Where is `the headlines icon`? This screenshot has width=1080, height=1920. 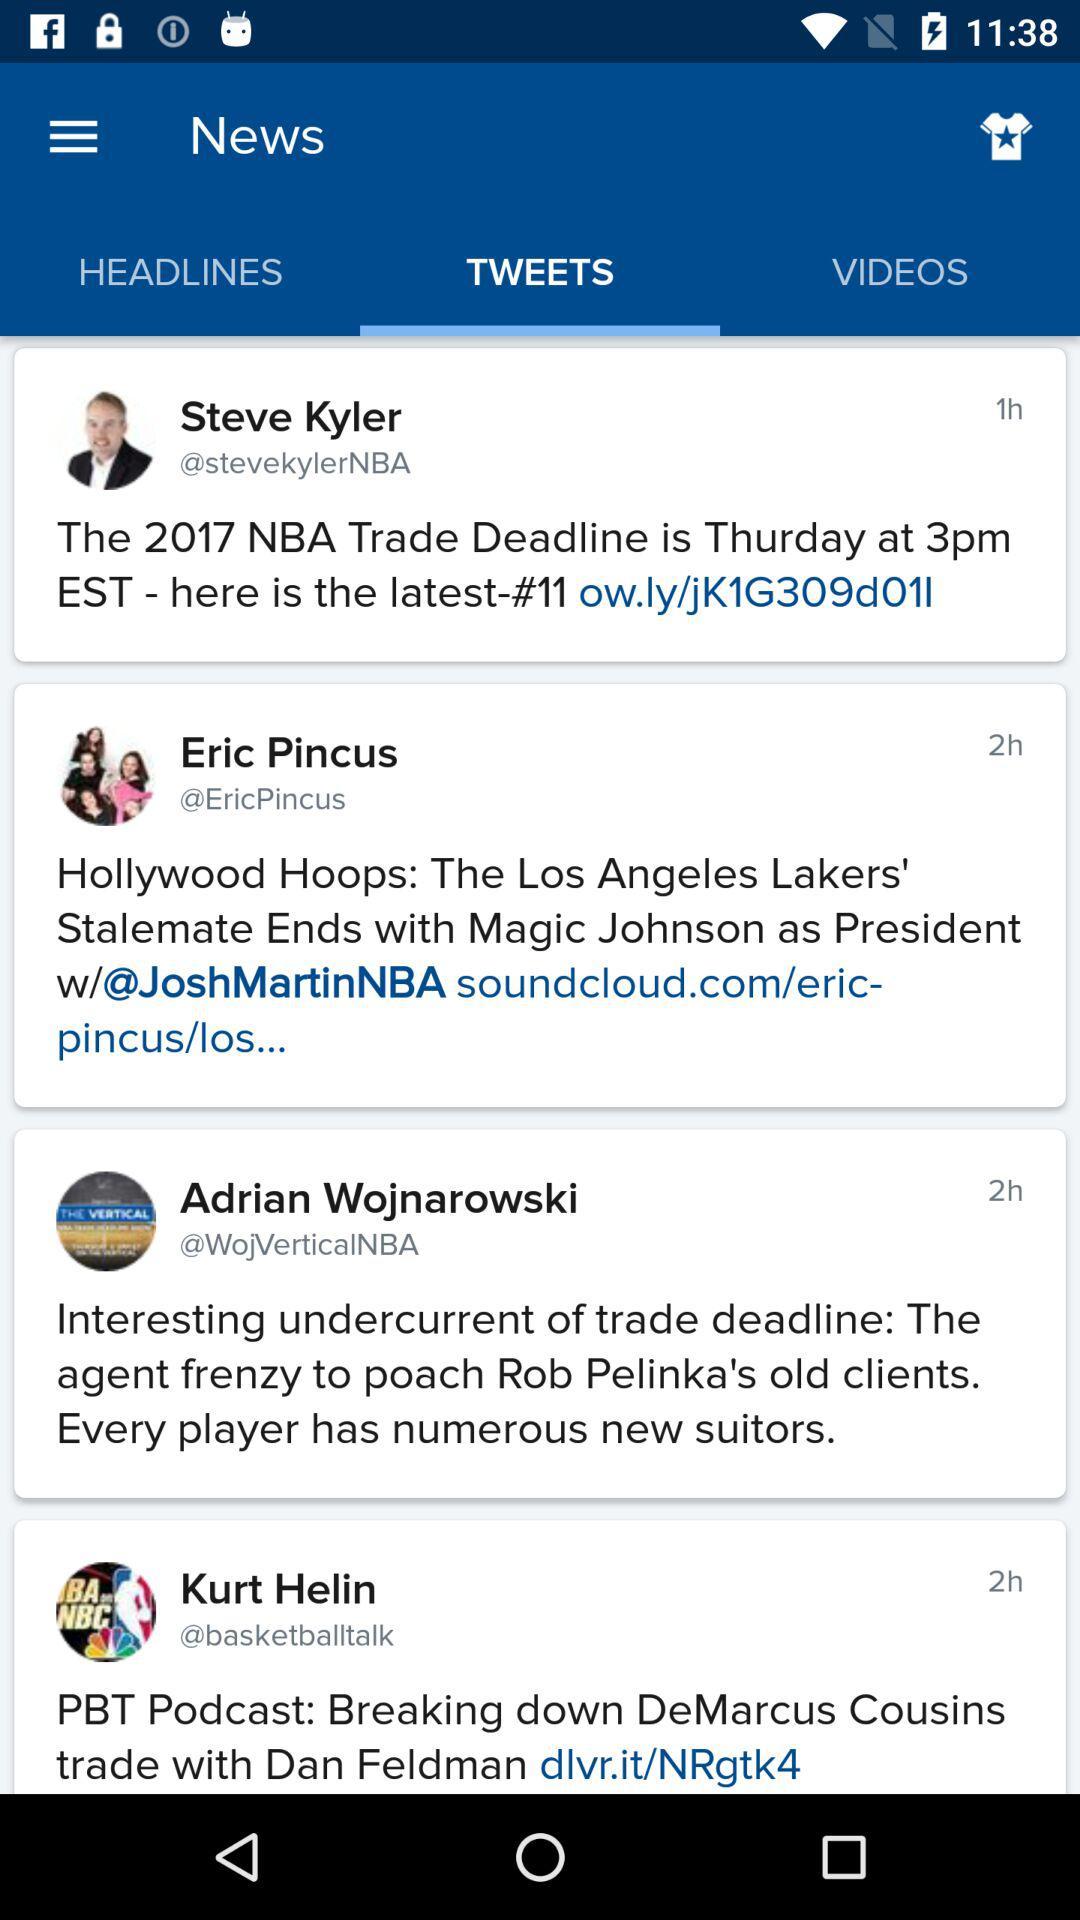
the headlines icon is located at coordinates (180, 272).